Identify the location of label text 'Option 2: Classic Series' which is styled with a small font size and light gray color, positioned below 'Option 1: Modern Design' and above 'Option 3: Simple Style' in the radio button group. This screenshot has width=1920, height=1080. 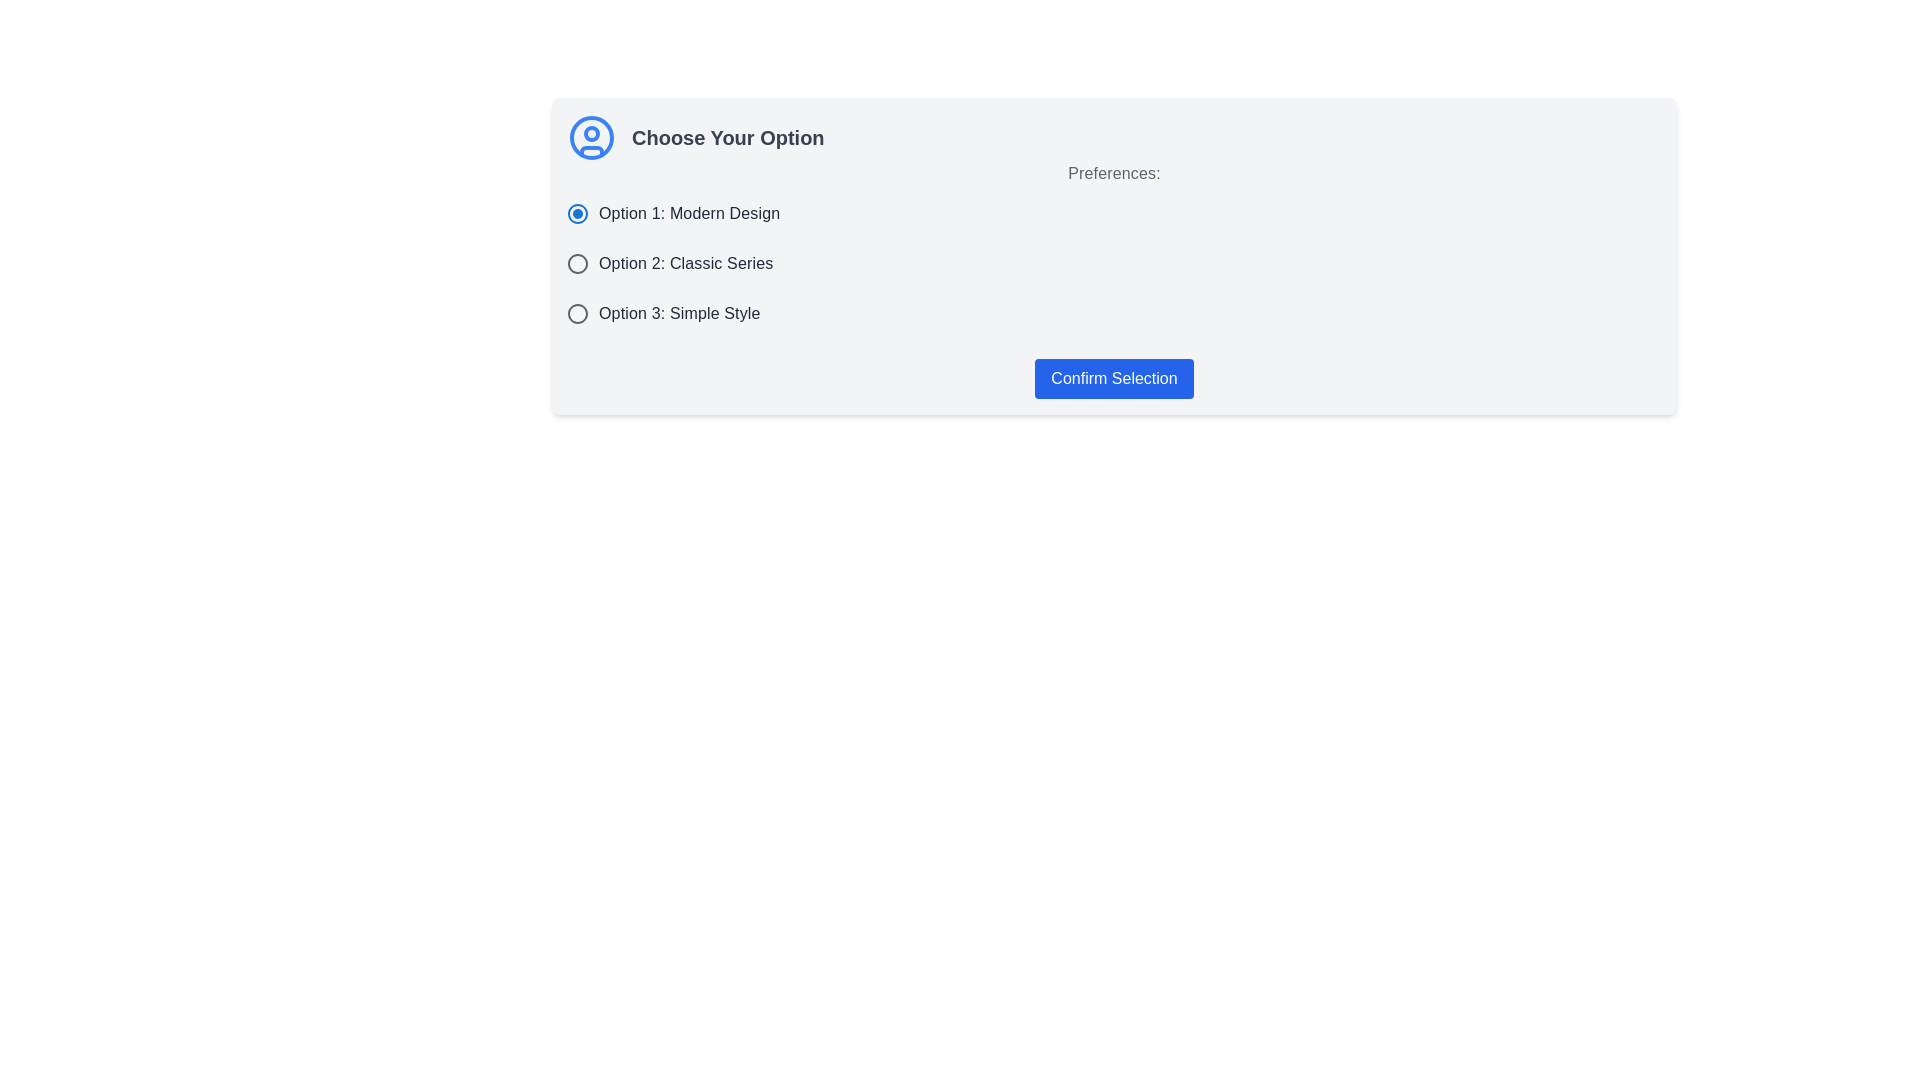
(686, 262).